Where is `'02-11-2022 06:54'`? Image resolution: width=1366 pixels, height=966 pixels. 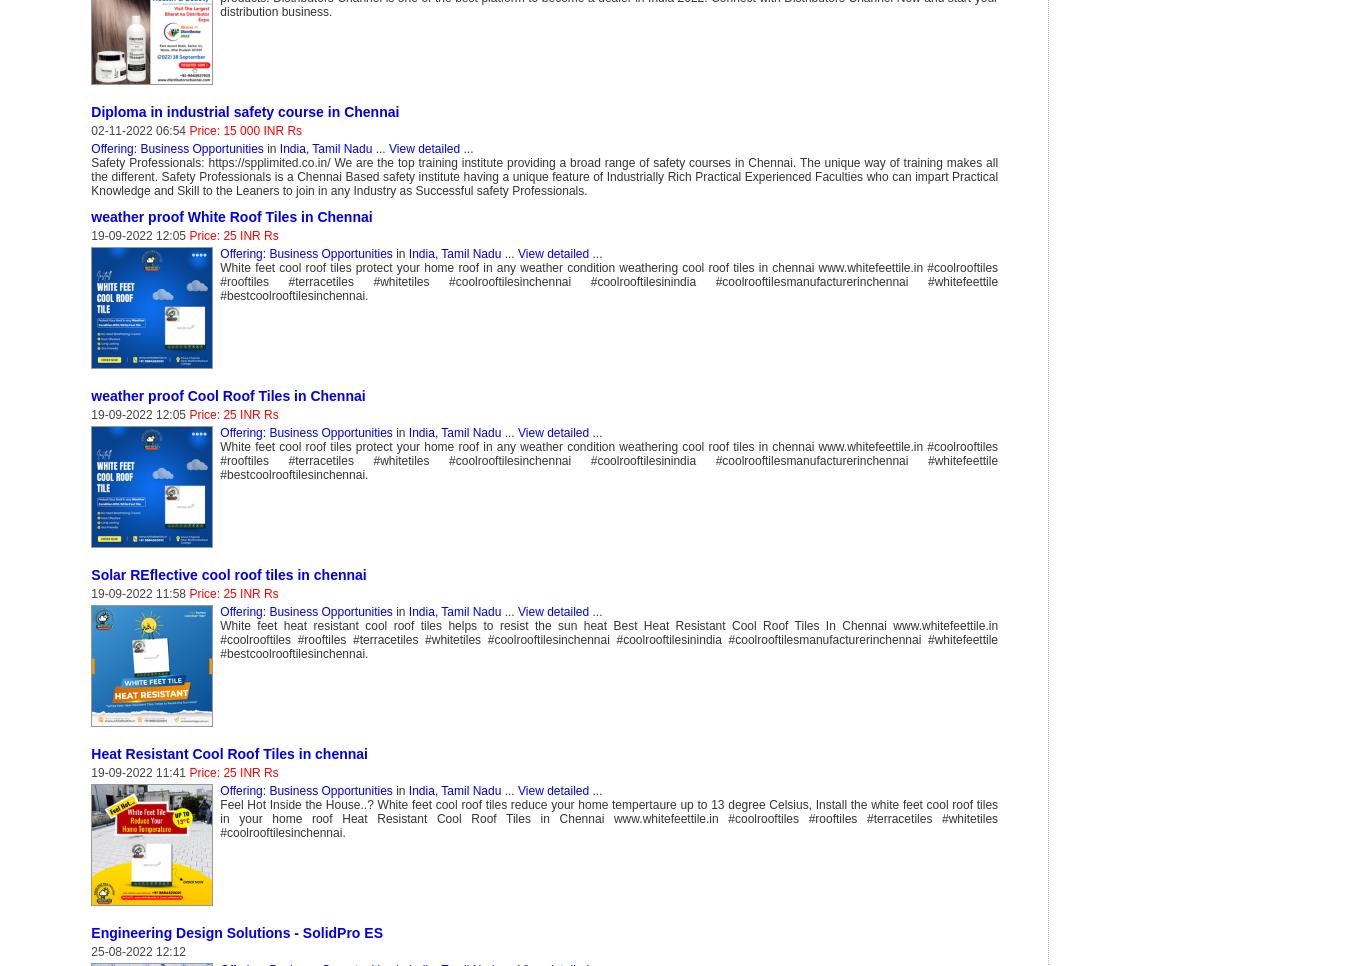
'02-11-2022 06:54' is located at coordinates (139, 130).